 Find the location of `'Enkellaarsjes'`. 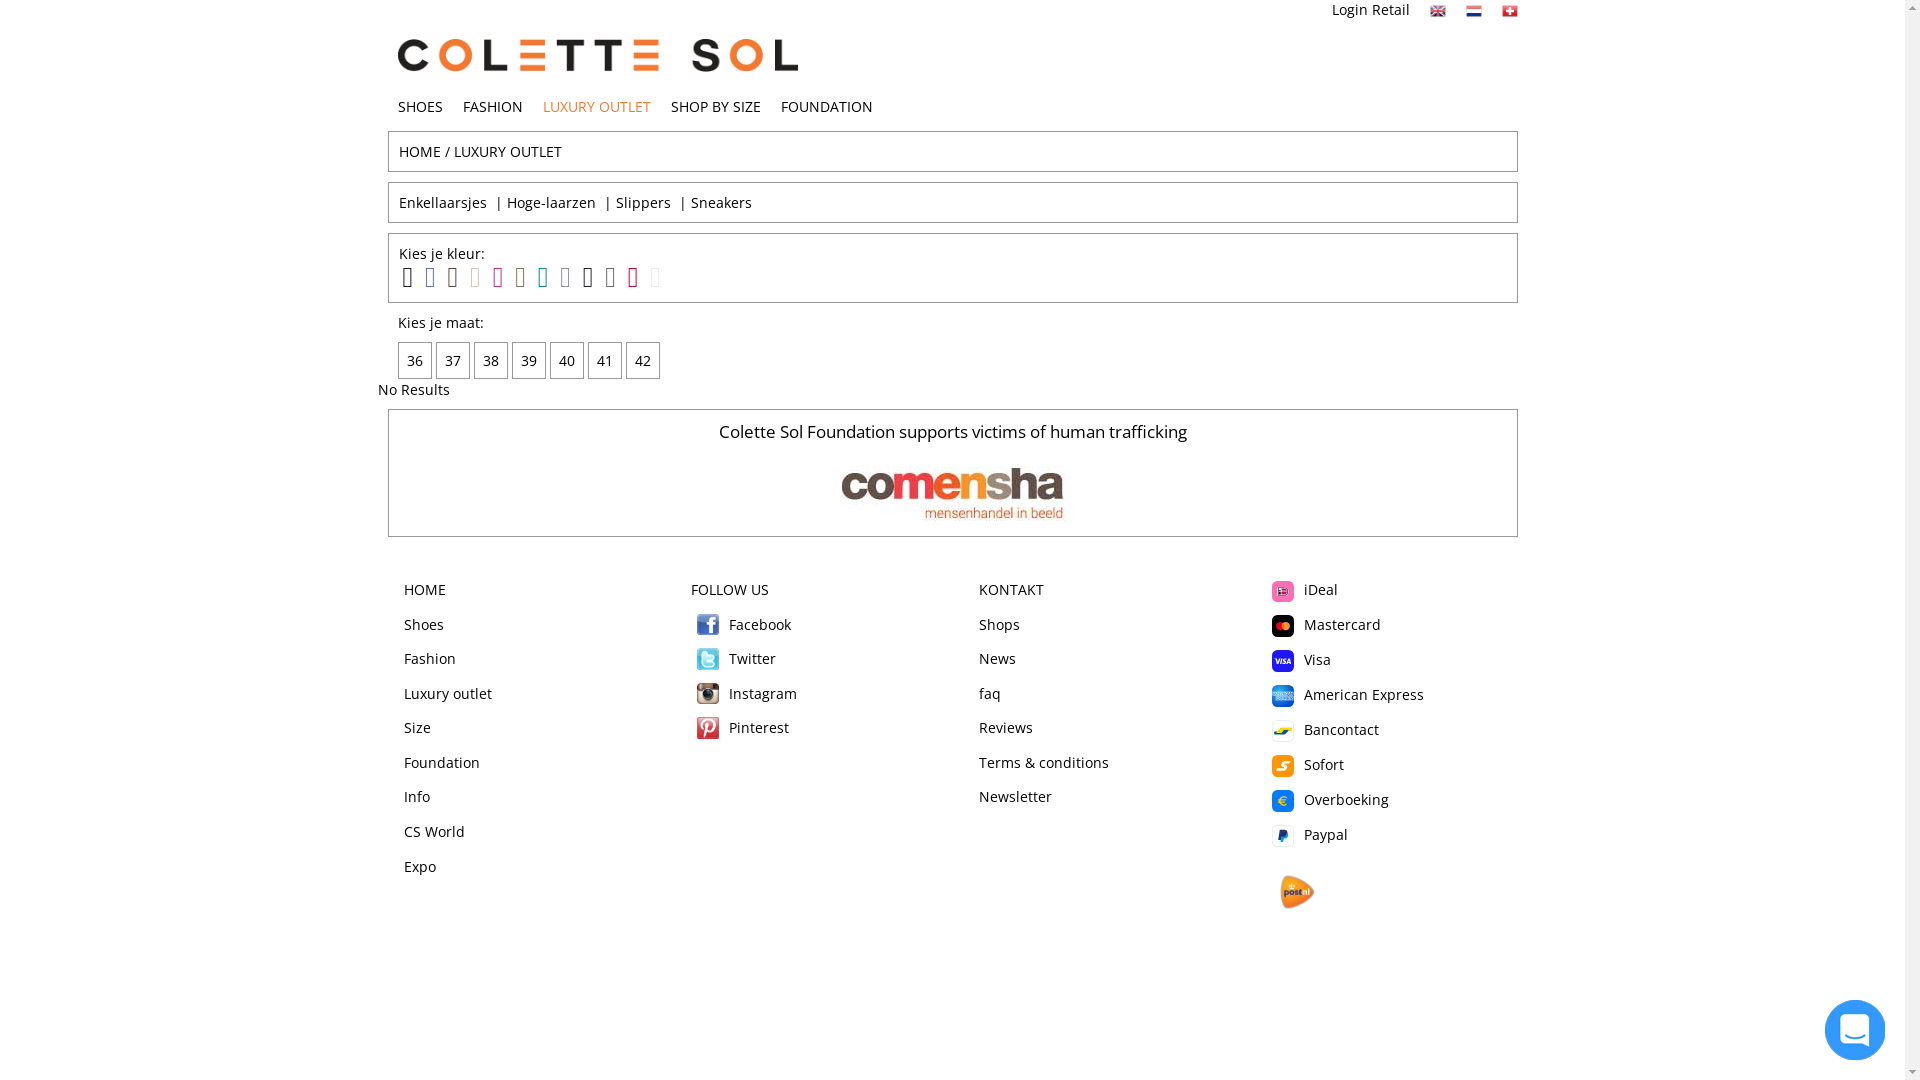

'Enkellaarsjes' is located at coordinates (440, 202).